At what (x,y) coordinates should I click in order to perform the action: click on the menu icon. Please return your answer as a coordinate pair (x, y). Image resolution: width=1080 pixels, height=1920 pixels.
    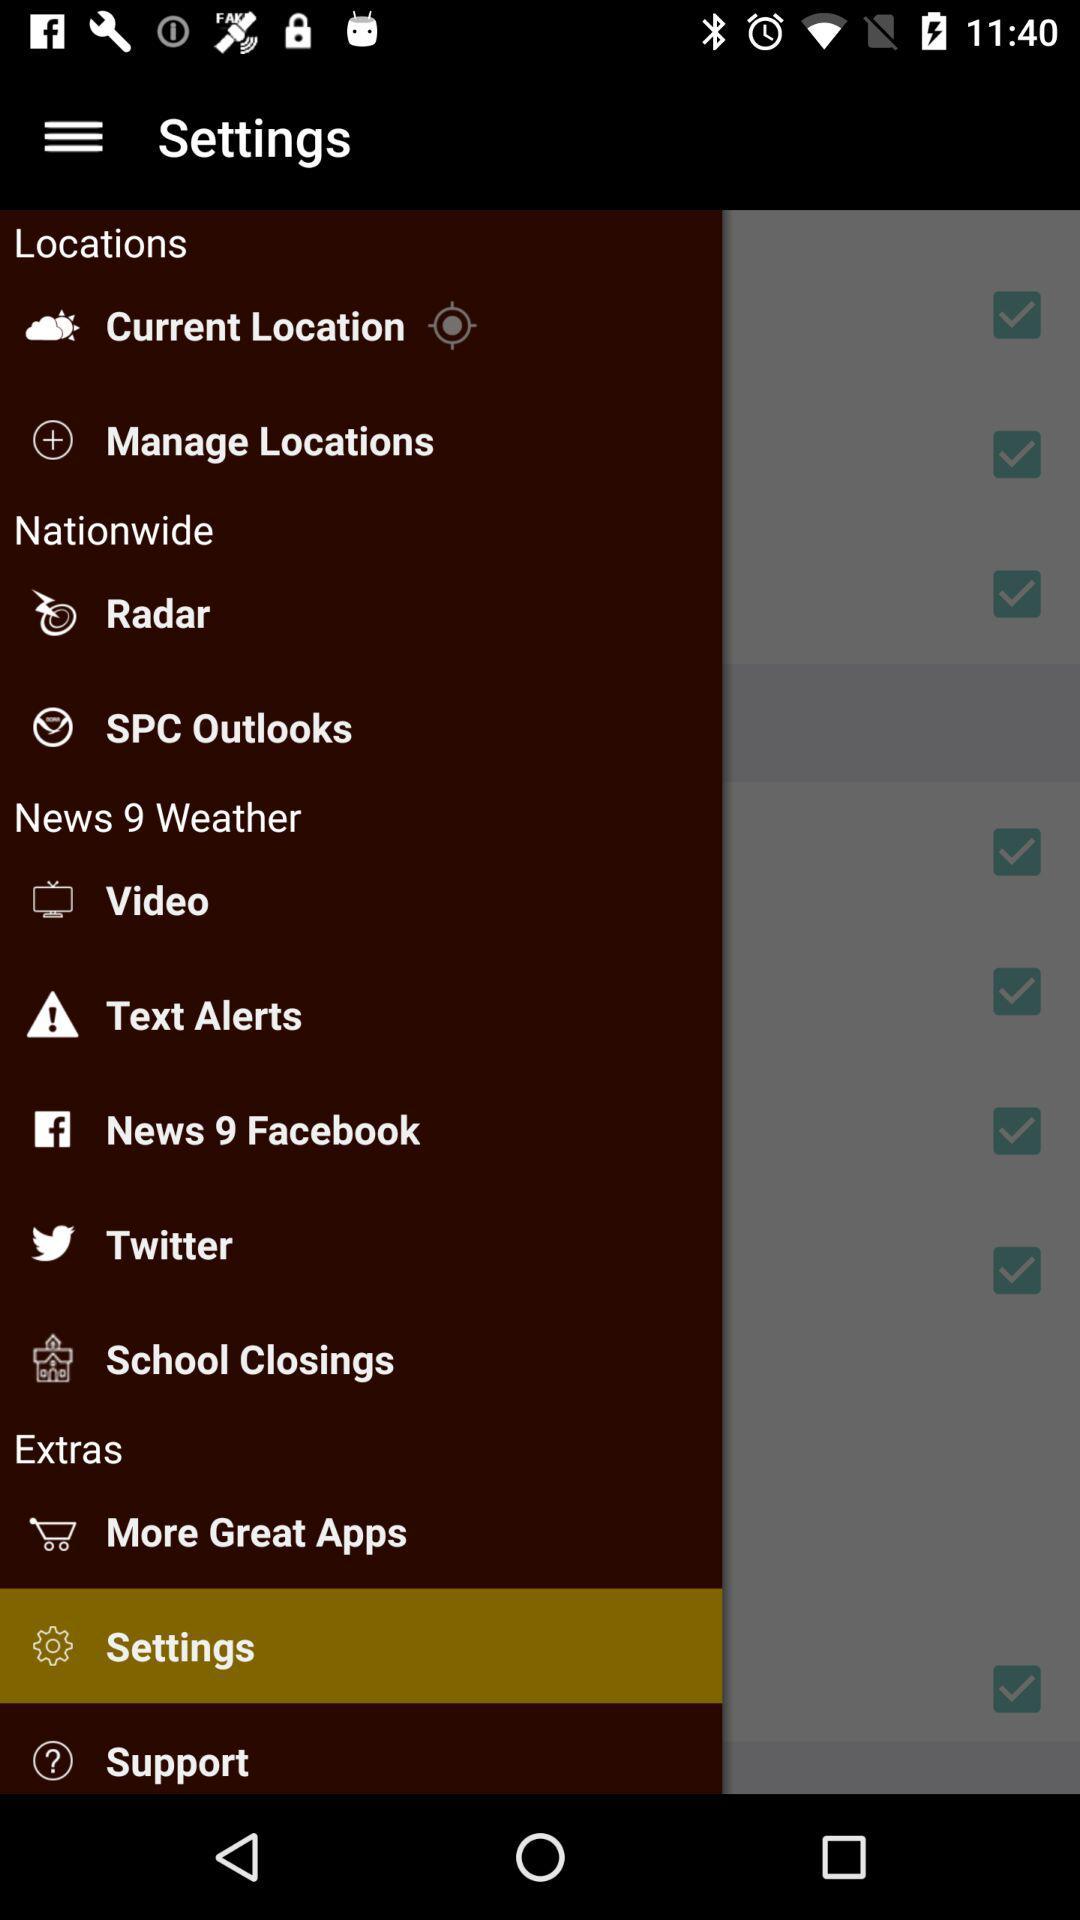
    Looking at the image, I should click on (72, 135).